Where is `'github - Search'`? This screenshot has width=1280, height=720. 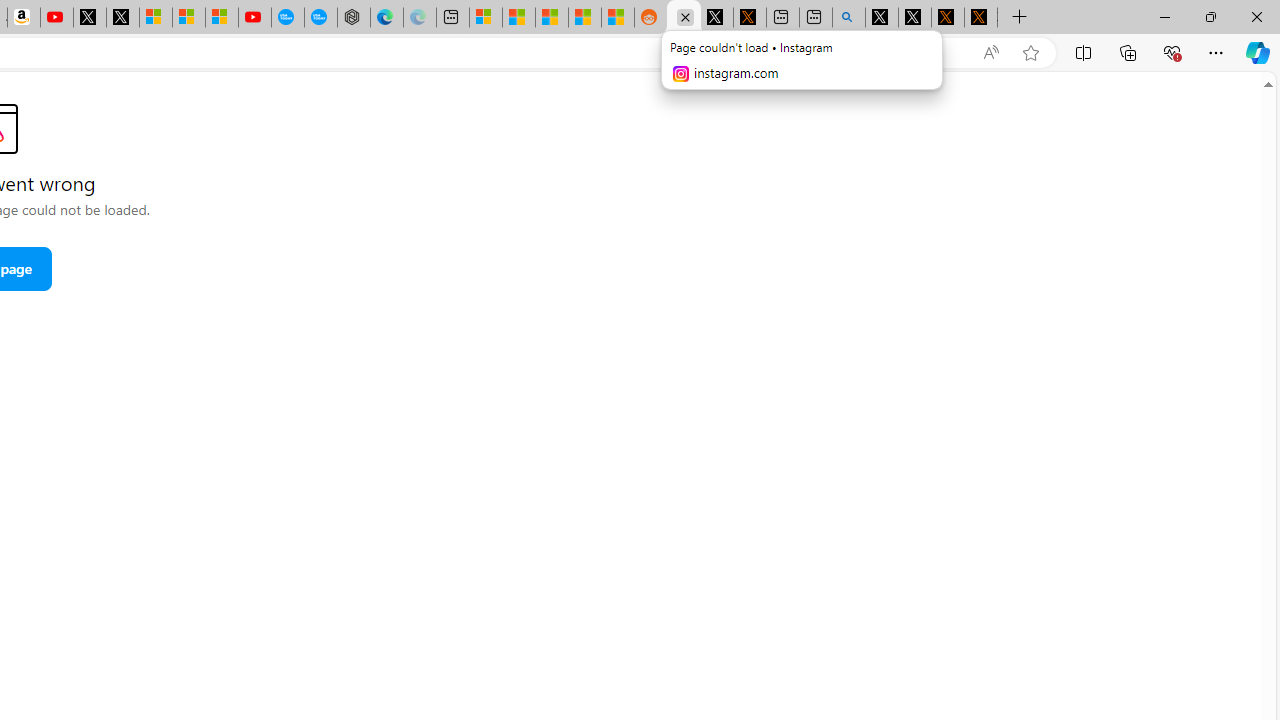
'github - Search' is located at coordinates (849, 17).